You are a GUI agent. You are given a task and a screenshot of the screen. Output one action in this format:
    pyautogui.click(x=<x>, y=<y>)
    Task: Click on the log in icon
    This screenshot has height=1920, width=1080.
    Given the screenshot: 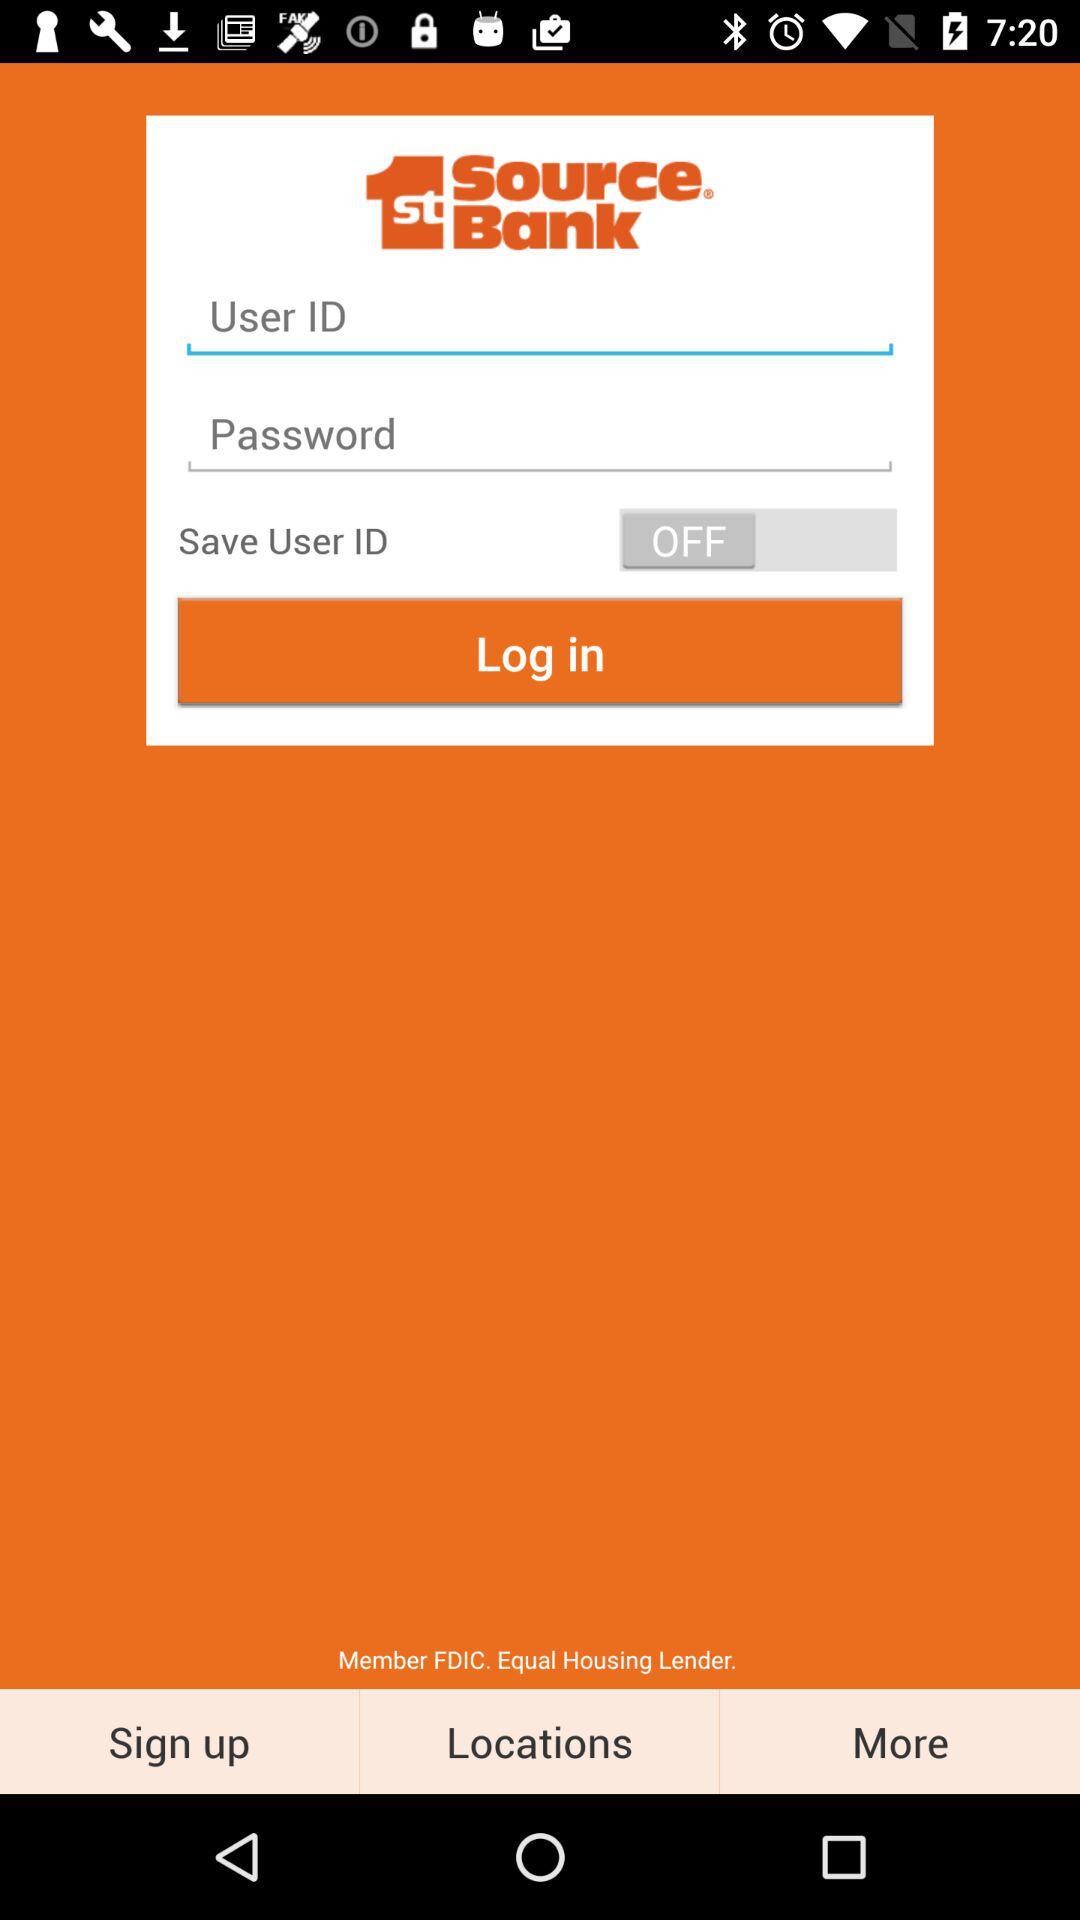 What is the action you would take?
    pyautogui.click(x=540, y=652)
    